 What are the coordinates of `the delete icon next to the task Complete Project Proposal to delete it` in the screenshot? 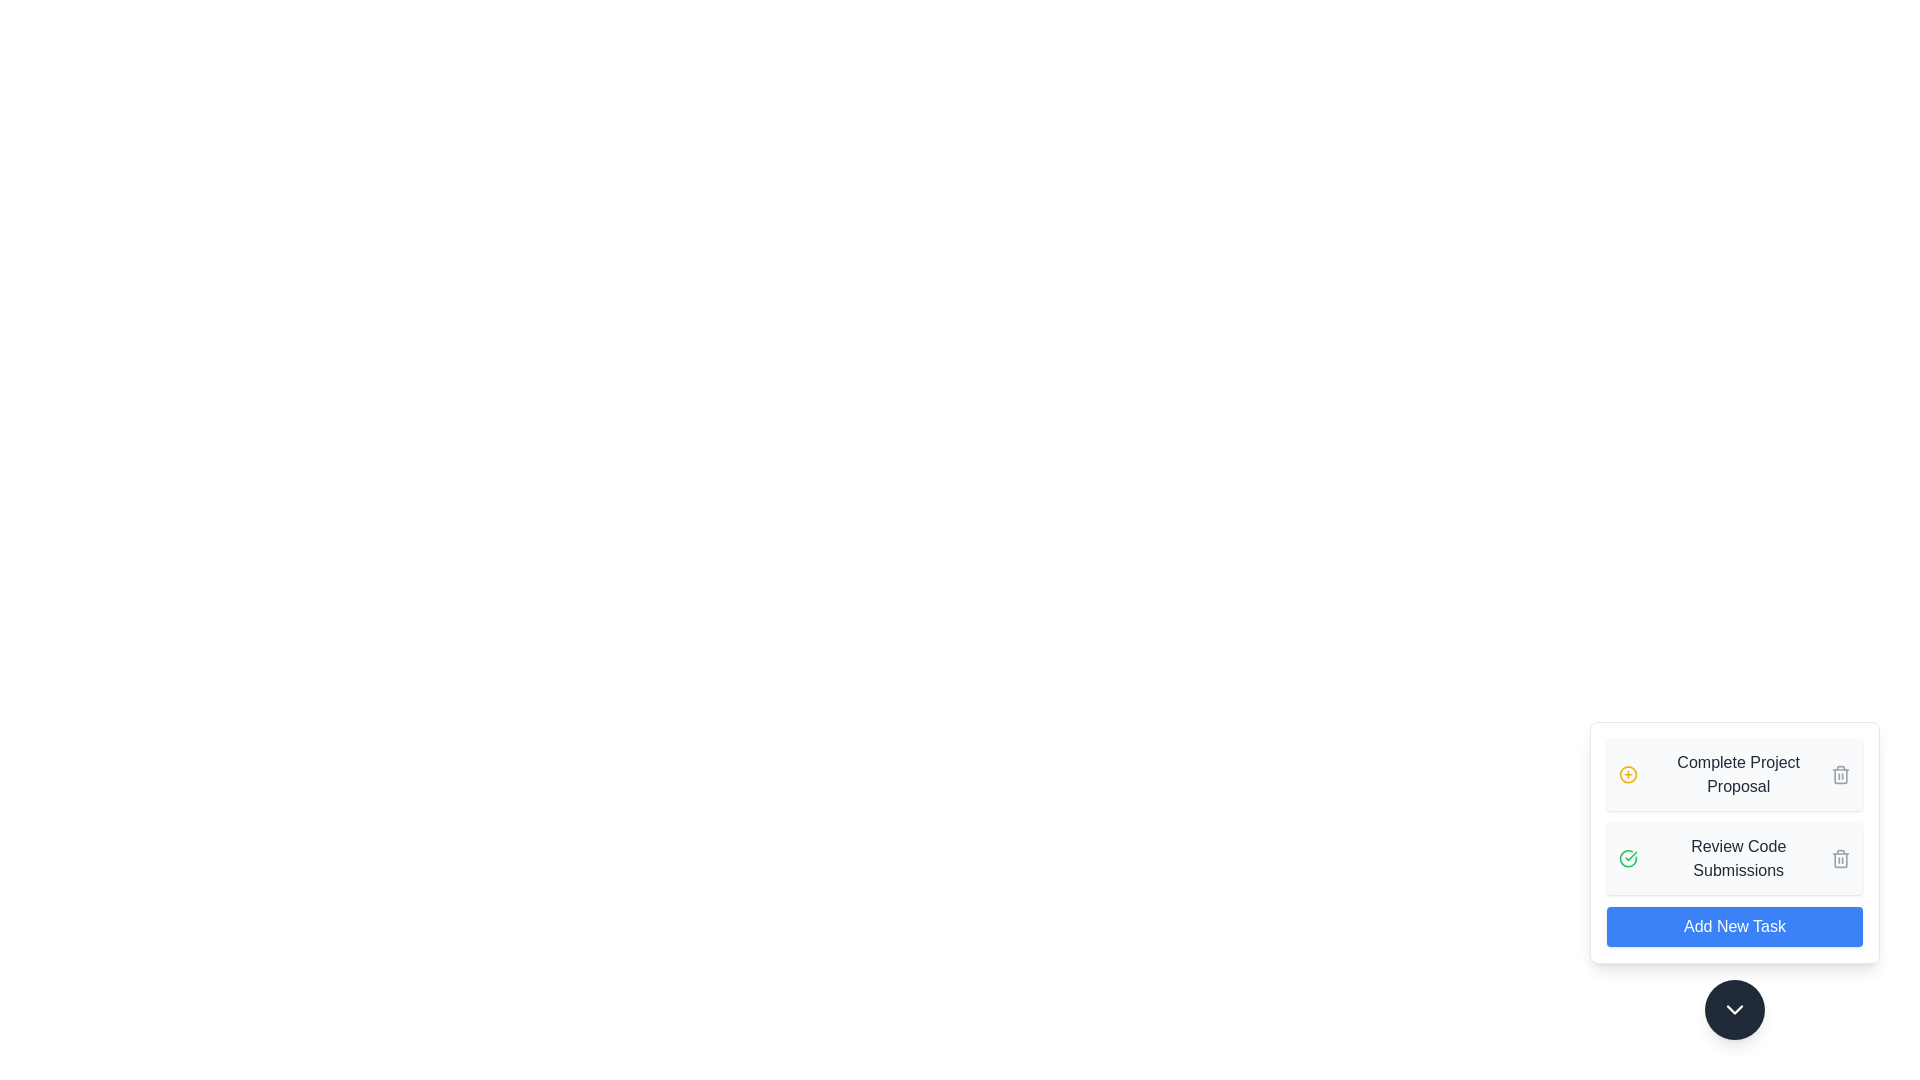 It's located at (1840, 774).